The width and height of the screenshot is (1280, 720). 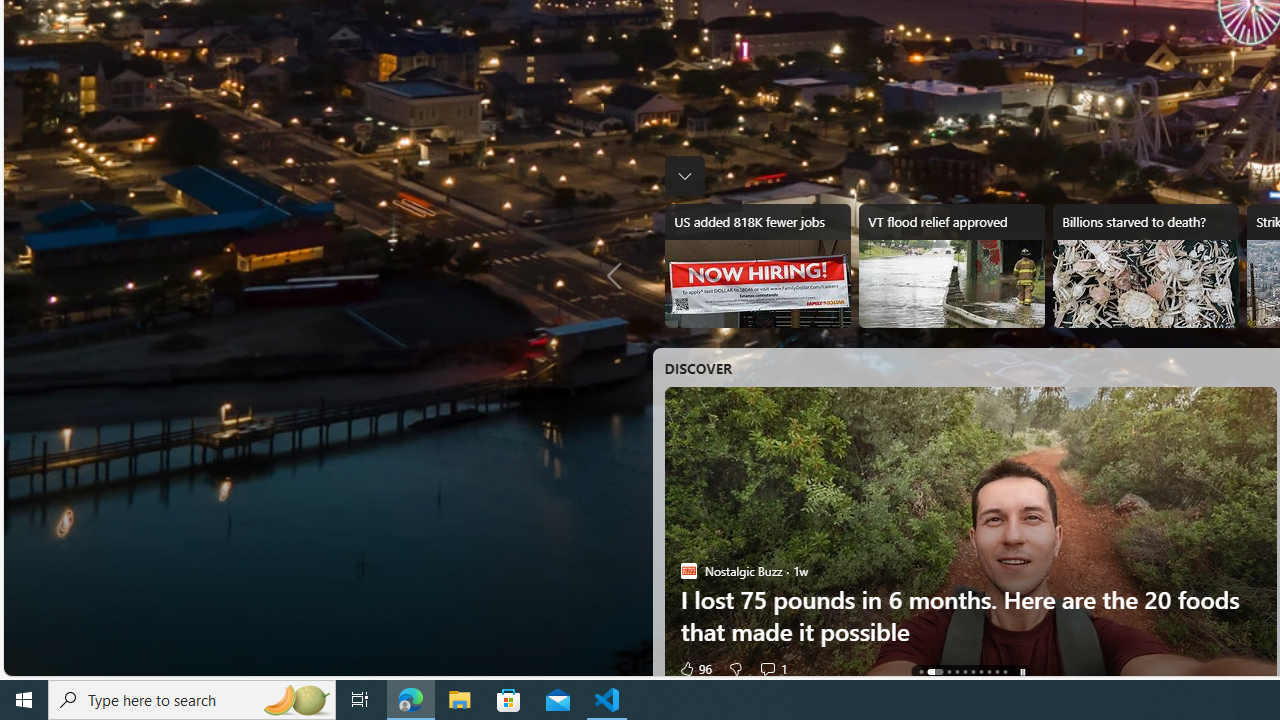 What do you see at coordinates (618, 276) in the screenshot?
I see `'Previous news'` at bounding box center [618, 276].